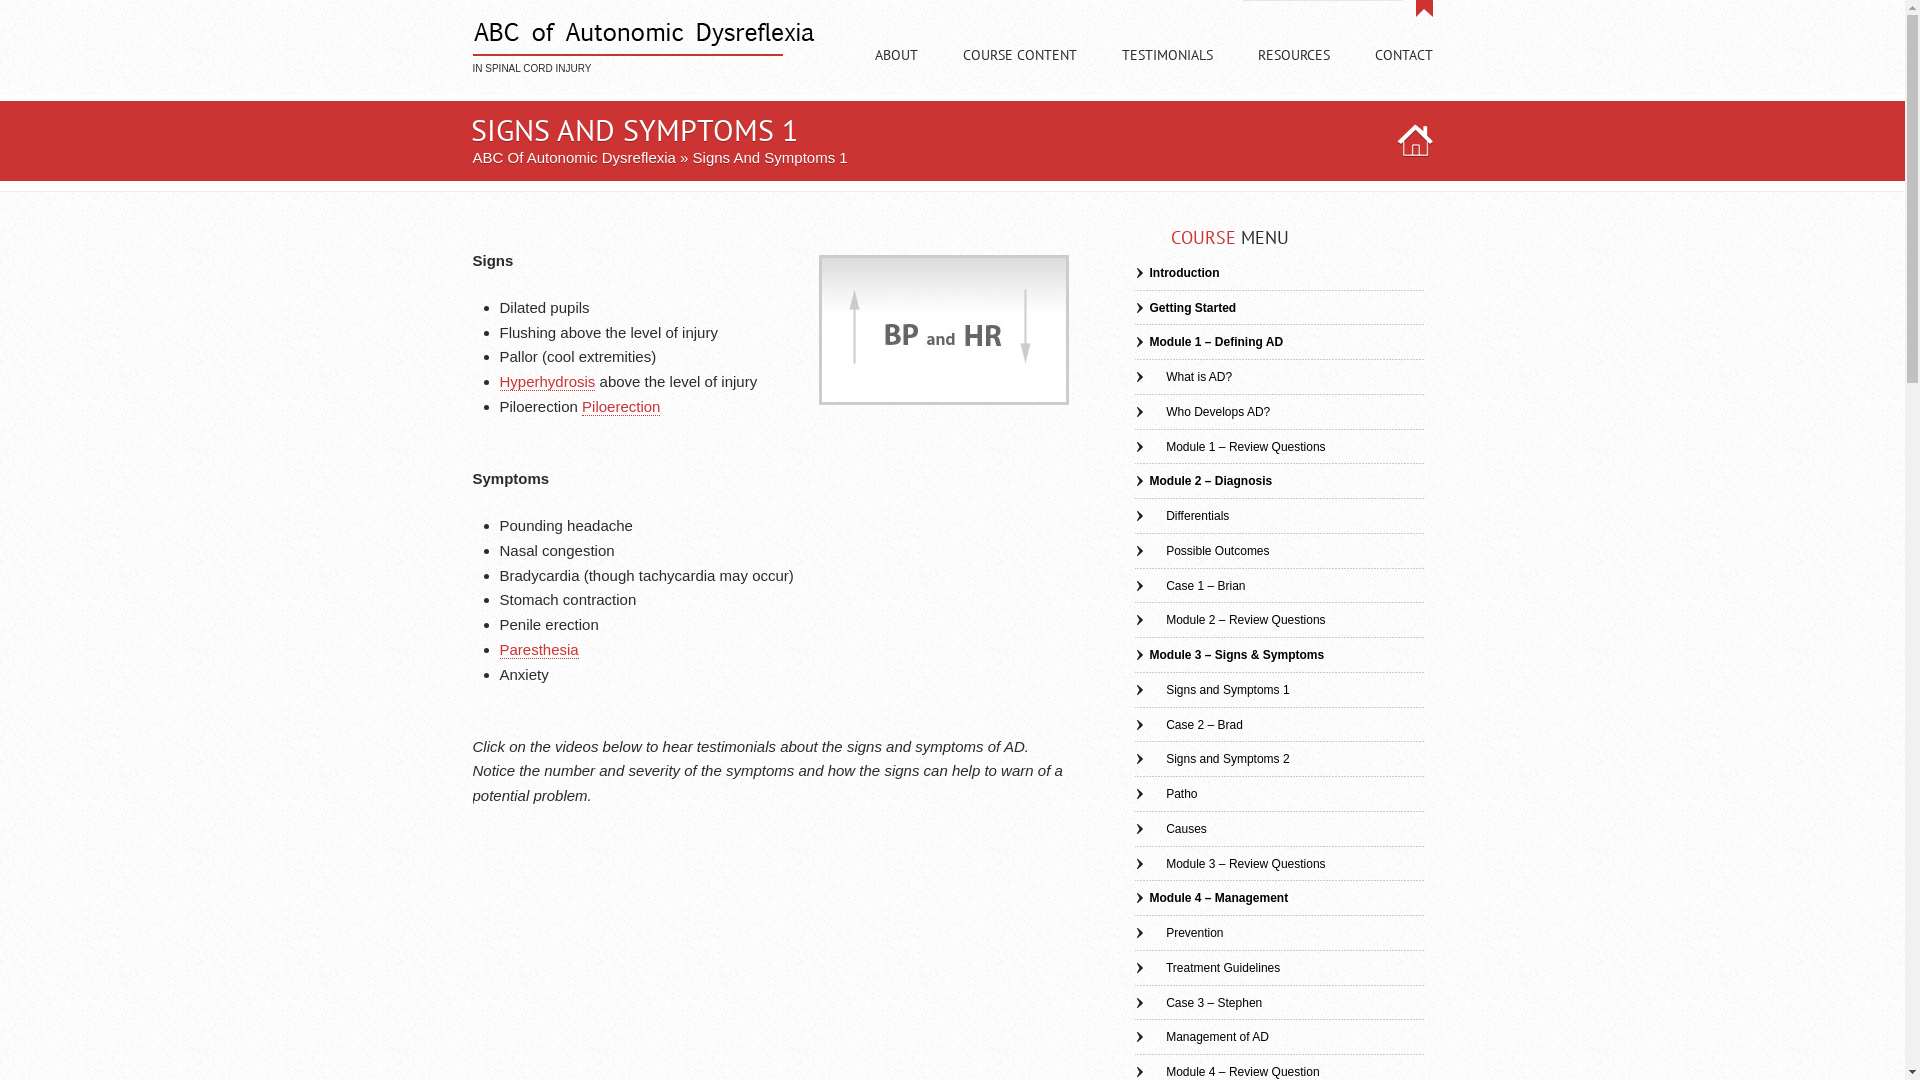  I want to click on '     Treatment Guidelines', so click(1205, 967).